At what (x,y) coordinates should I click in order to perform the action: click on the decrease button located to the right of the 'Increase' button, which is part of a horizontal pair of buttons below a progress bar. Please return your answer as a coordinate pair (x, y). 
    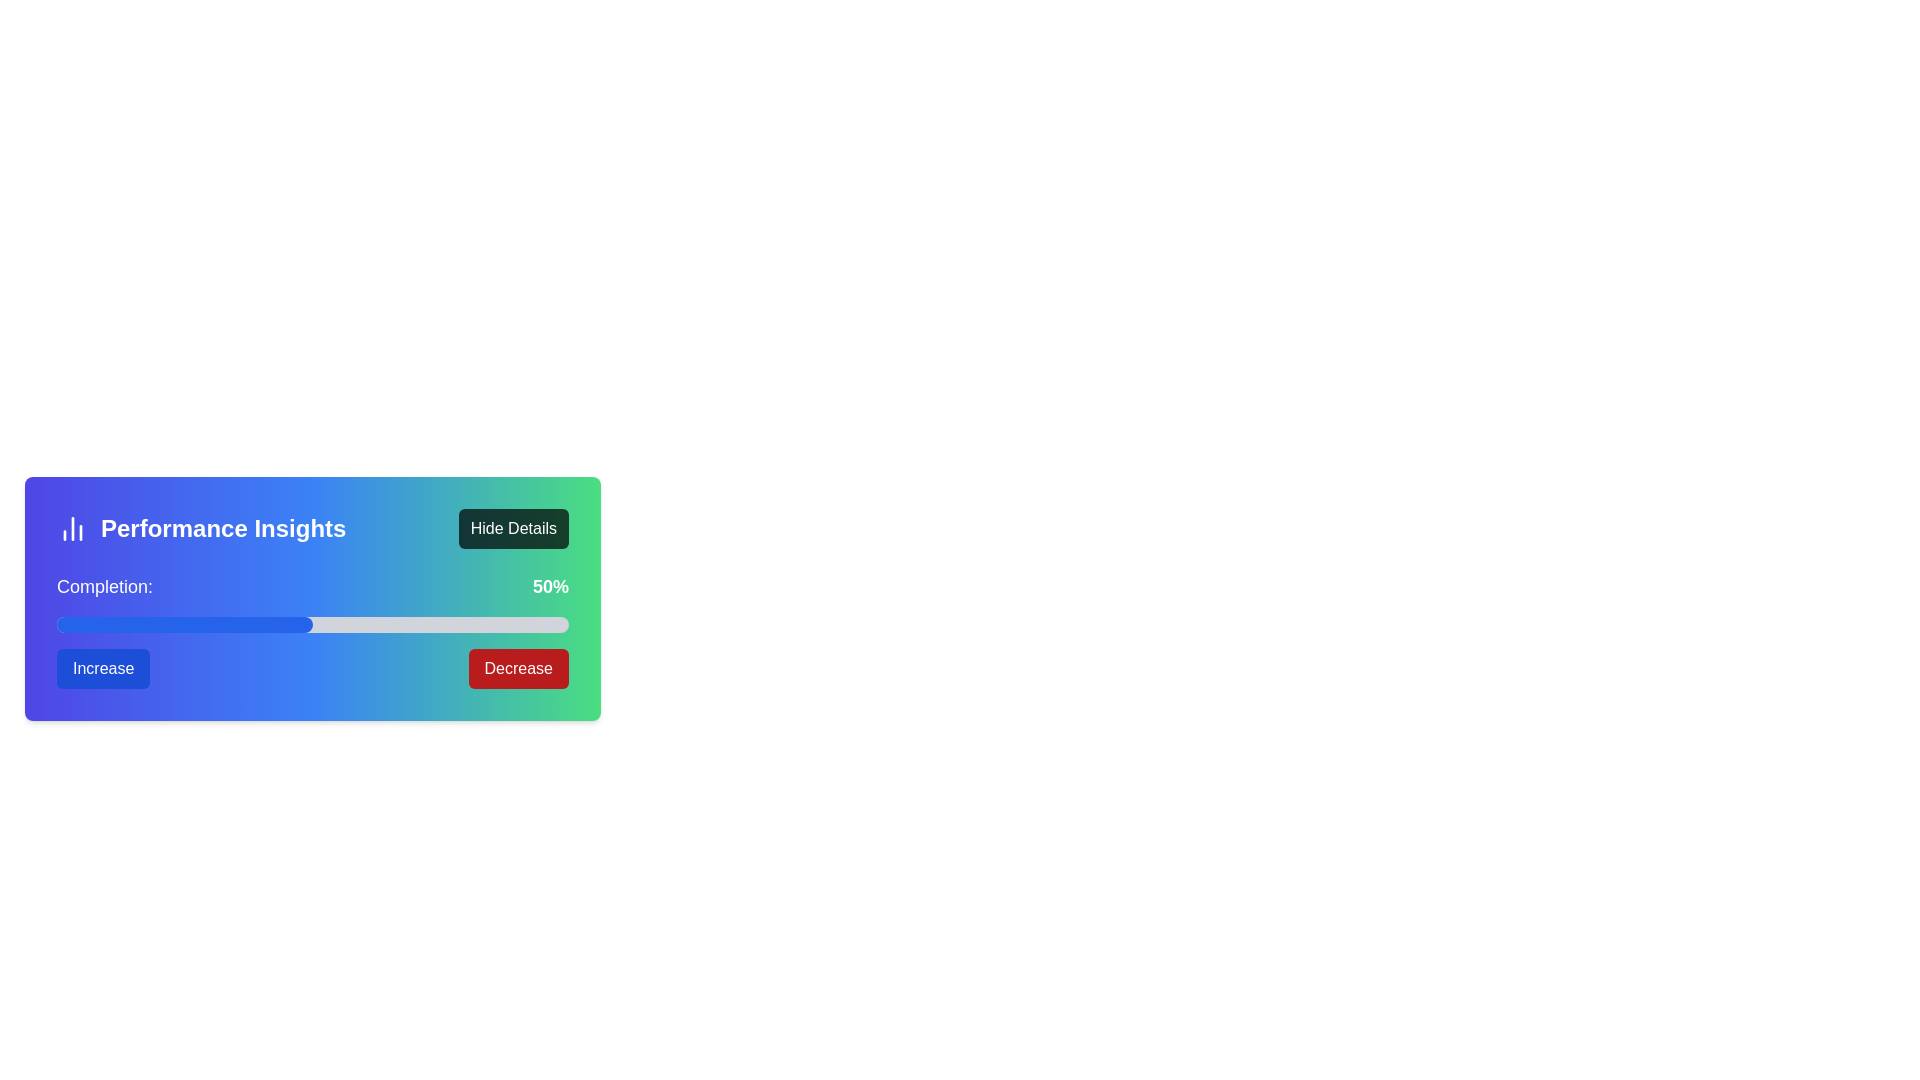
    Looking at the image, I should click on (518, 668).